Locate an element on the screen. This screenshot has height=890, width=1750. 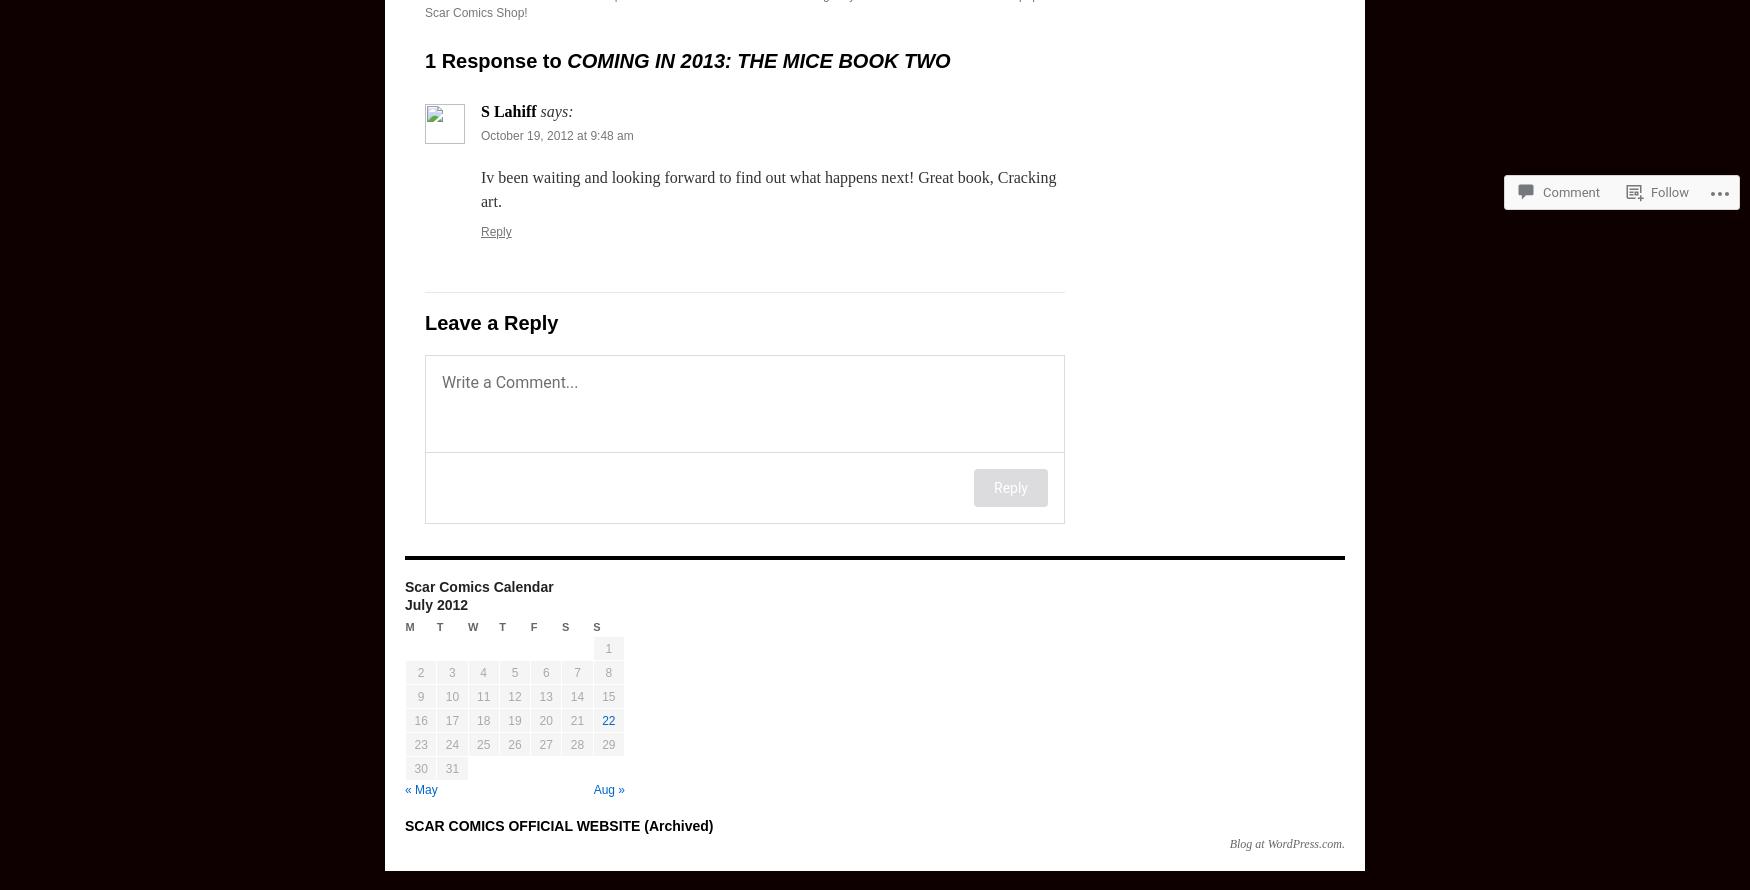
'7' is located at coordinates (576, 672).